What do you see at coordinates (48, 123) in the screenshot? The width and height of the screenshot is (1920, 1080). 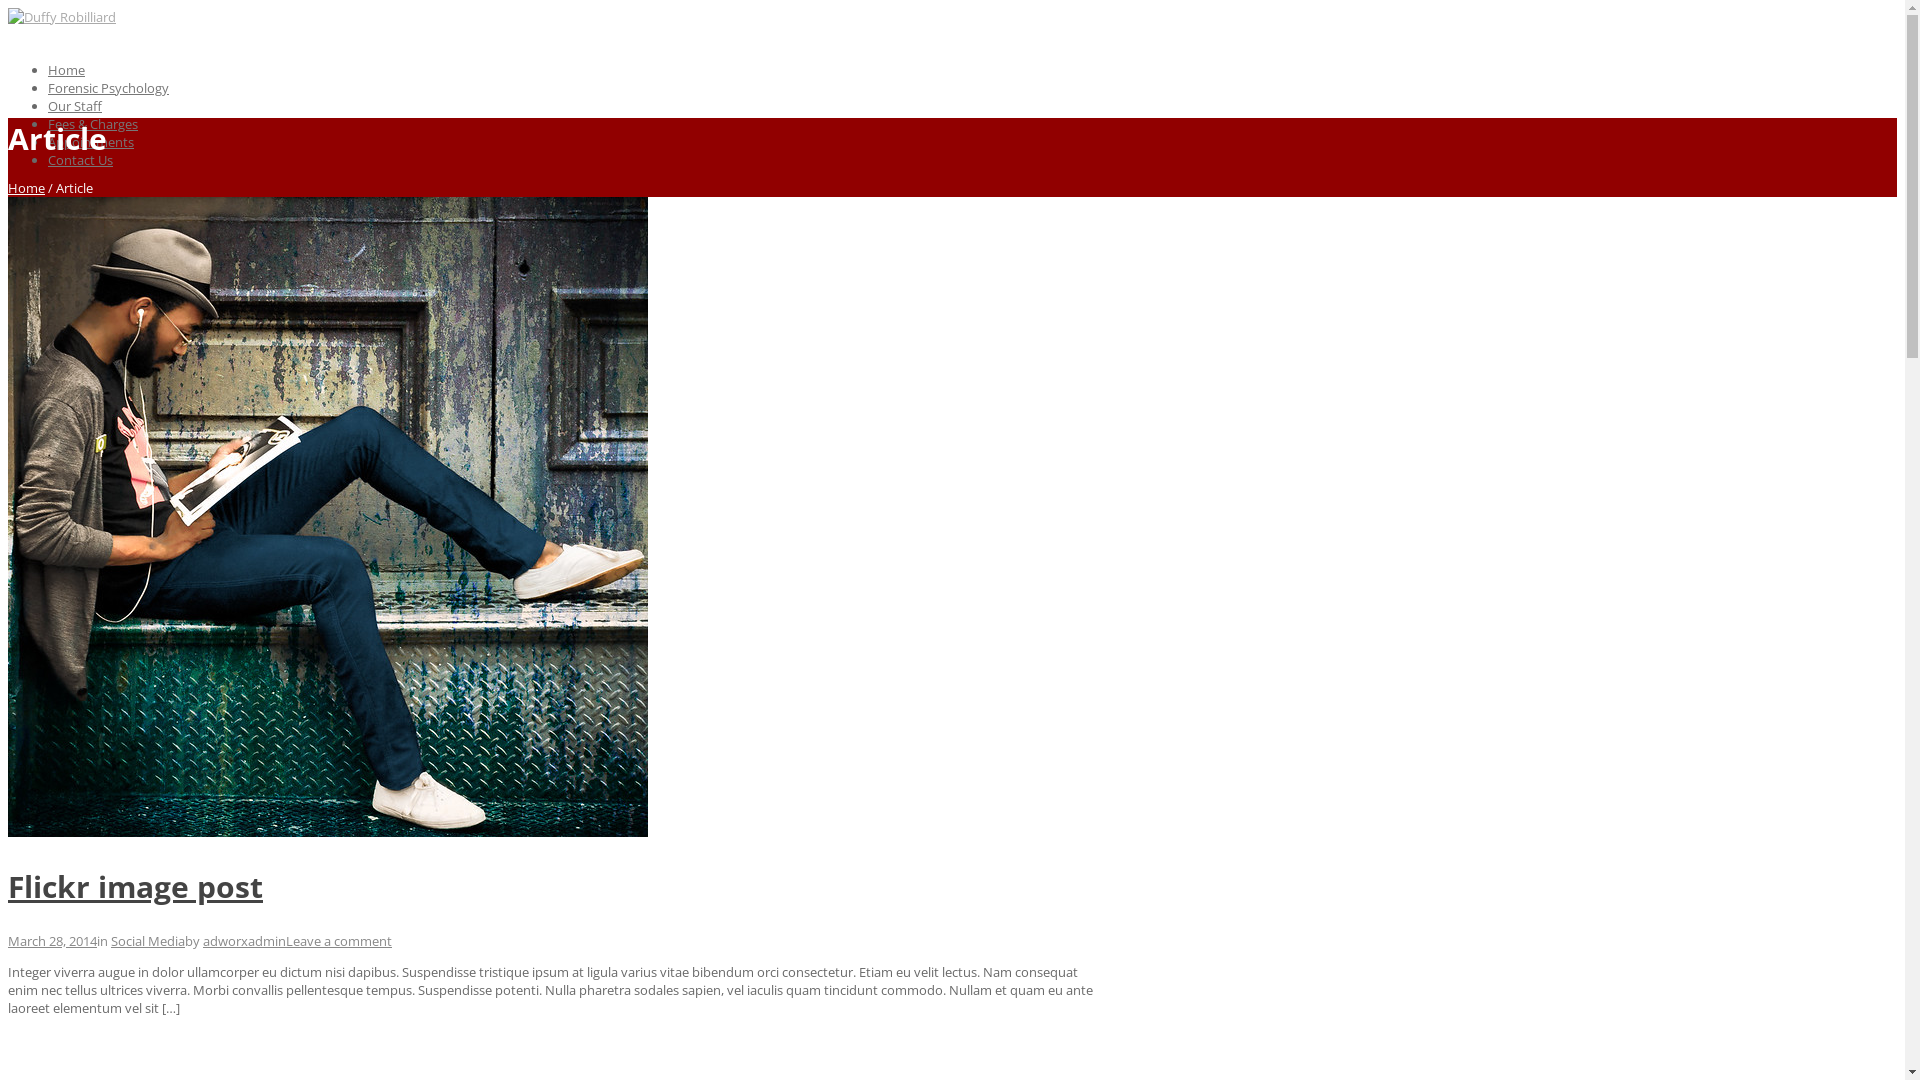 I see `'Fees & Charges'` at bounding box center [48, 123].